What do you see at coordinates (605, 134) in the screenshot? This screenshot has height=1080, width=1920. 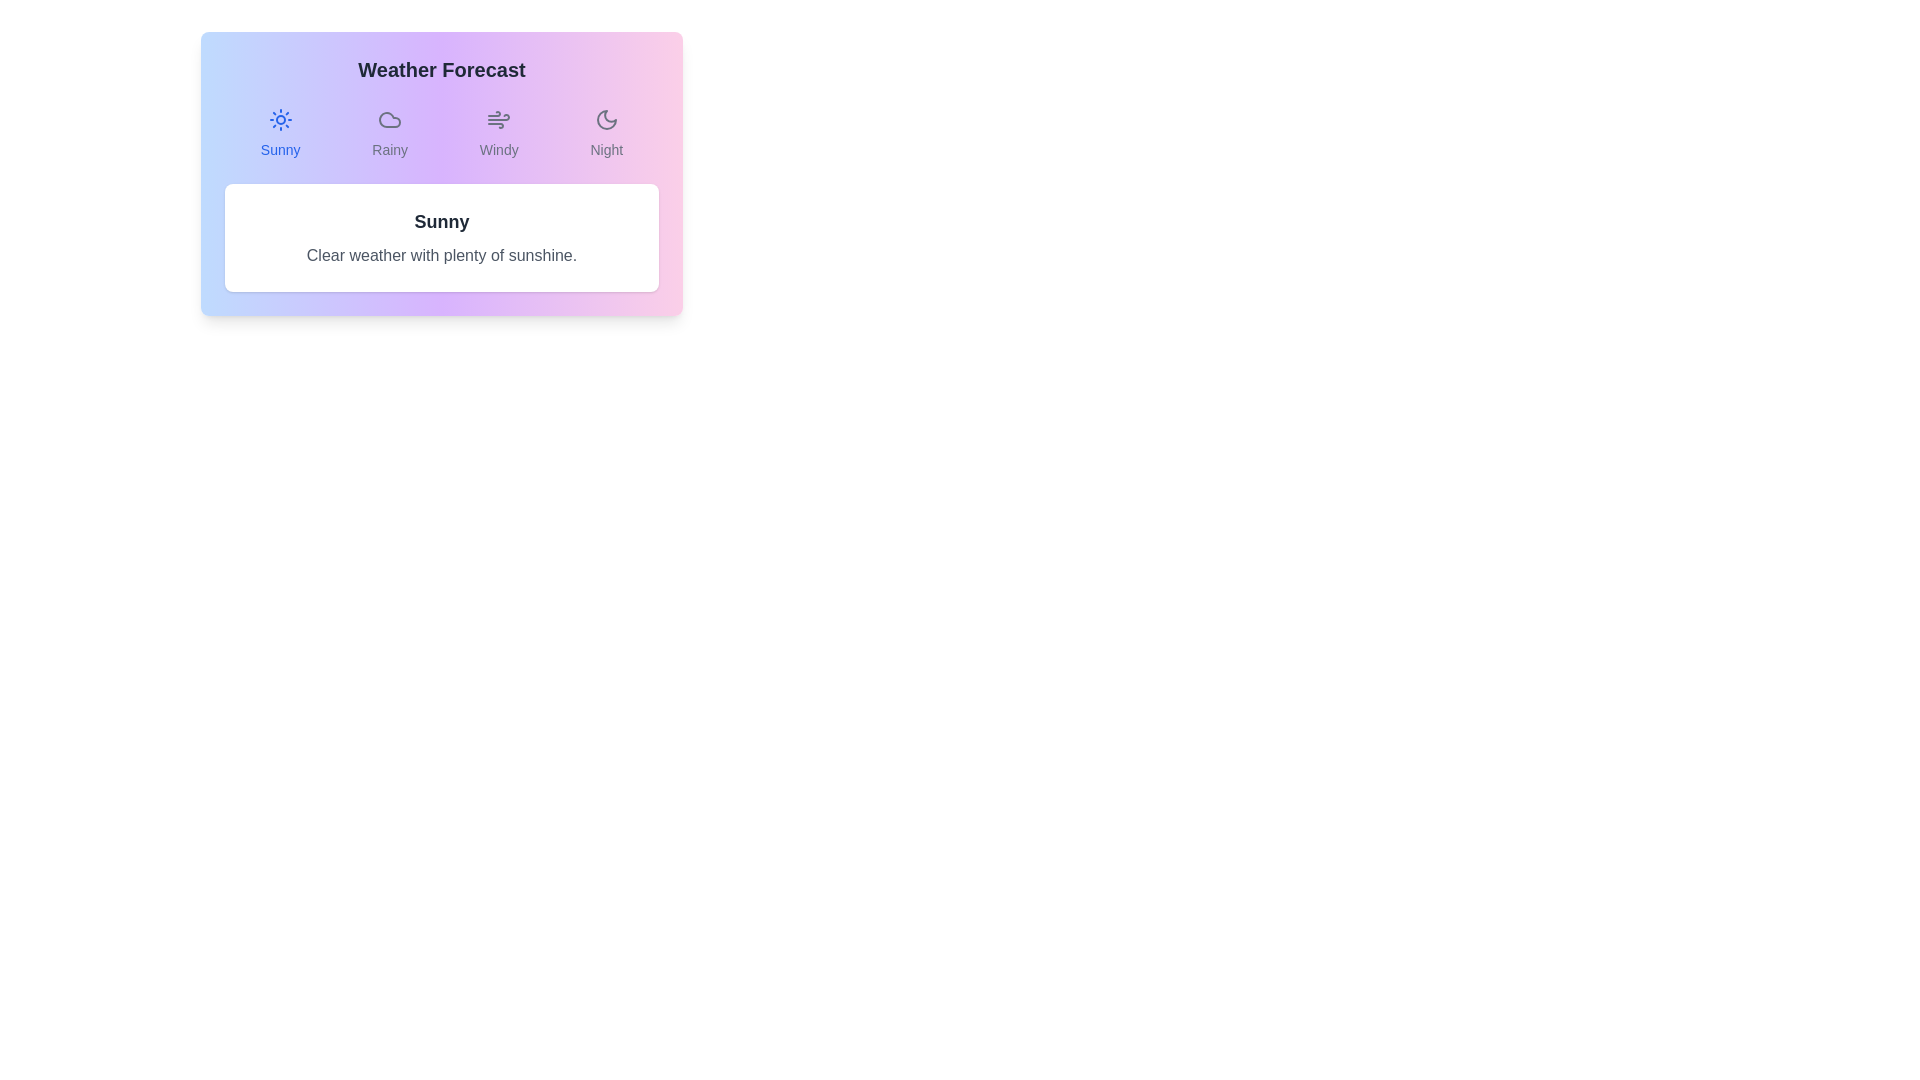 I see `the Night tab by clicking on its button` at bounding box center [605, 134].